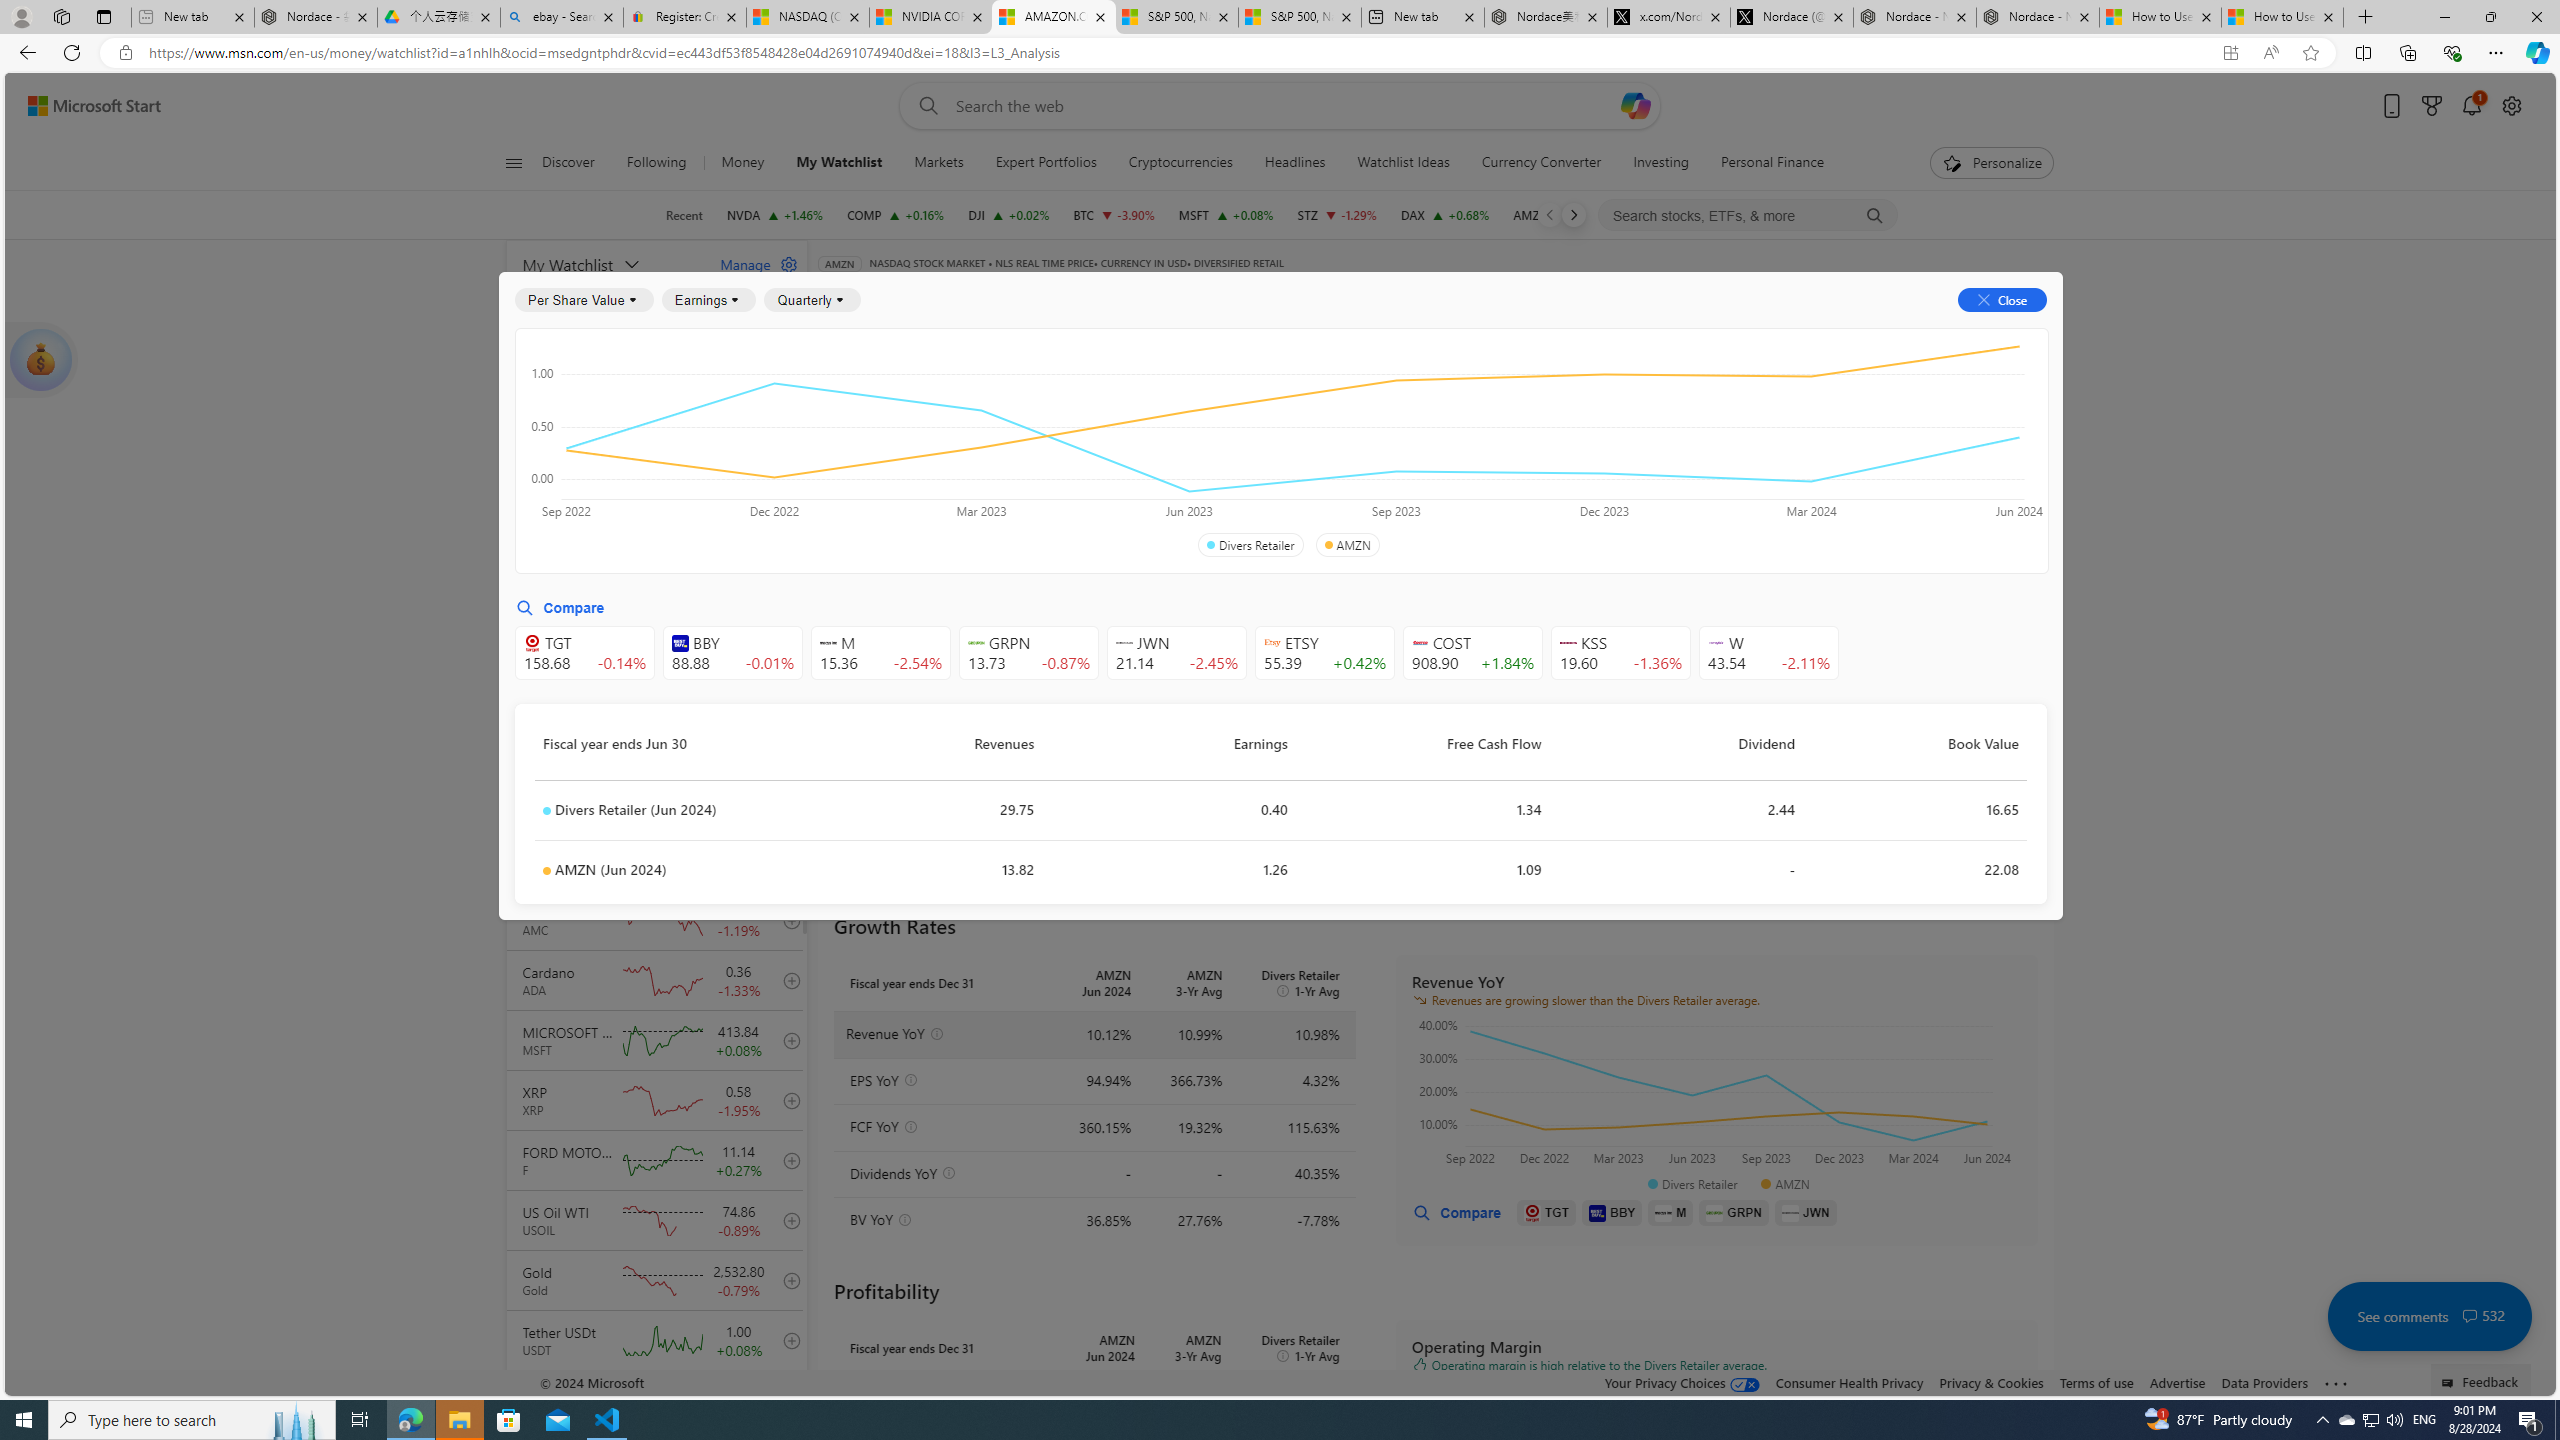  What do you see at coordinates (1660, 162) in the screenshot?
I see `'Investing'` at bounding box center [1660, 162].